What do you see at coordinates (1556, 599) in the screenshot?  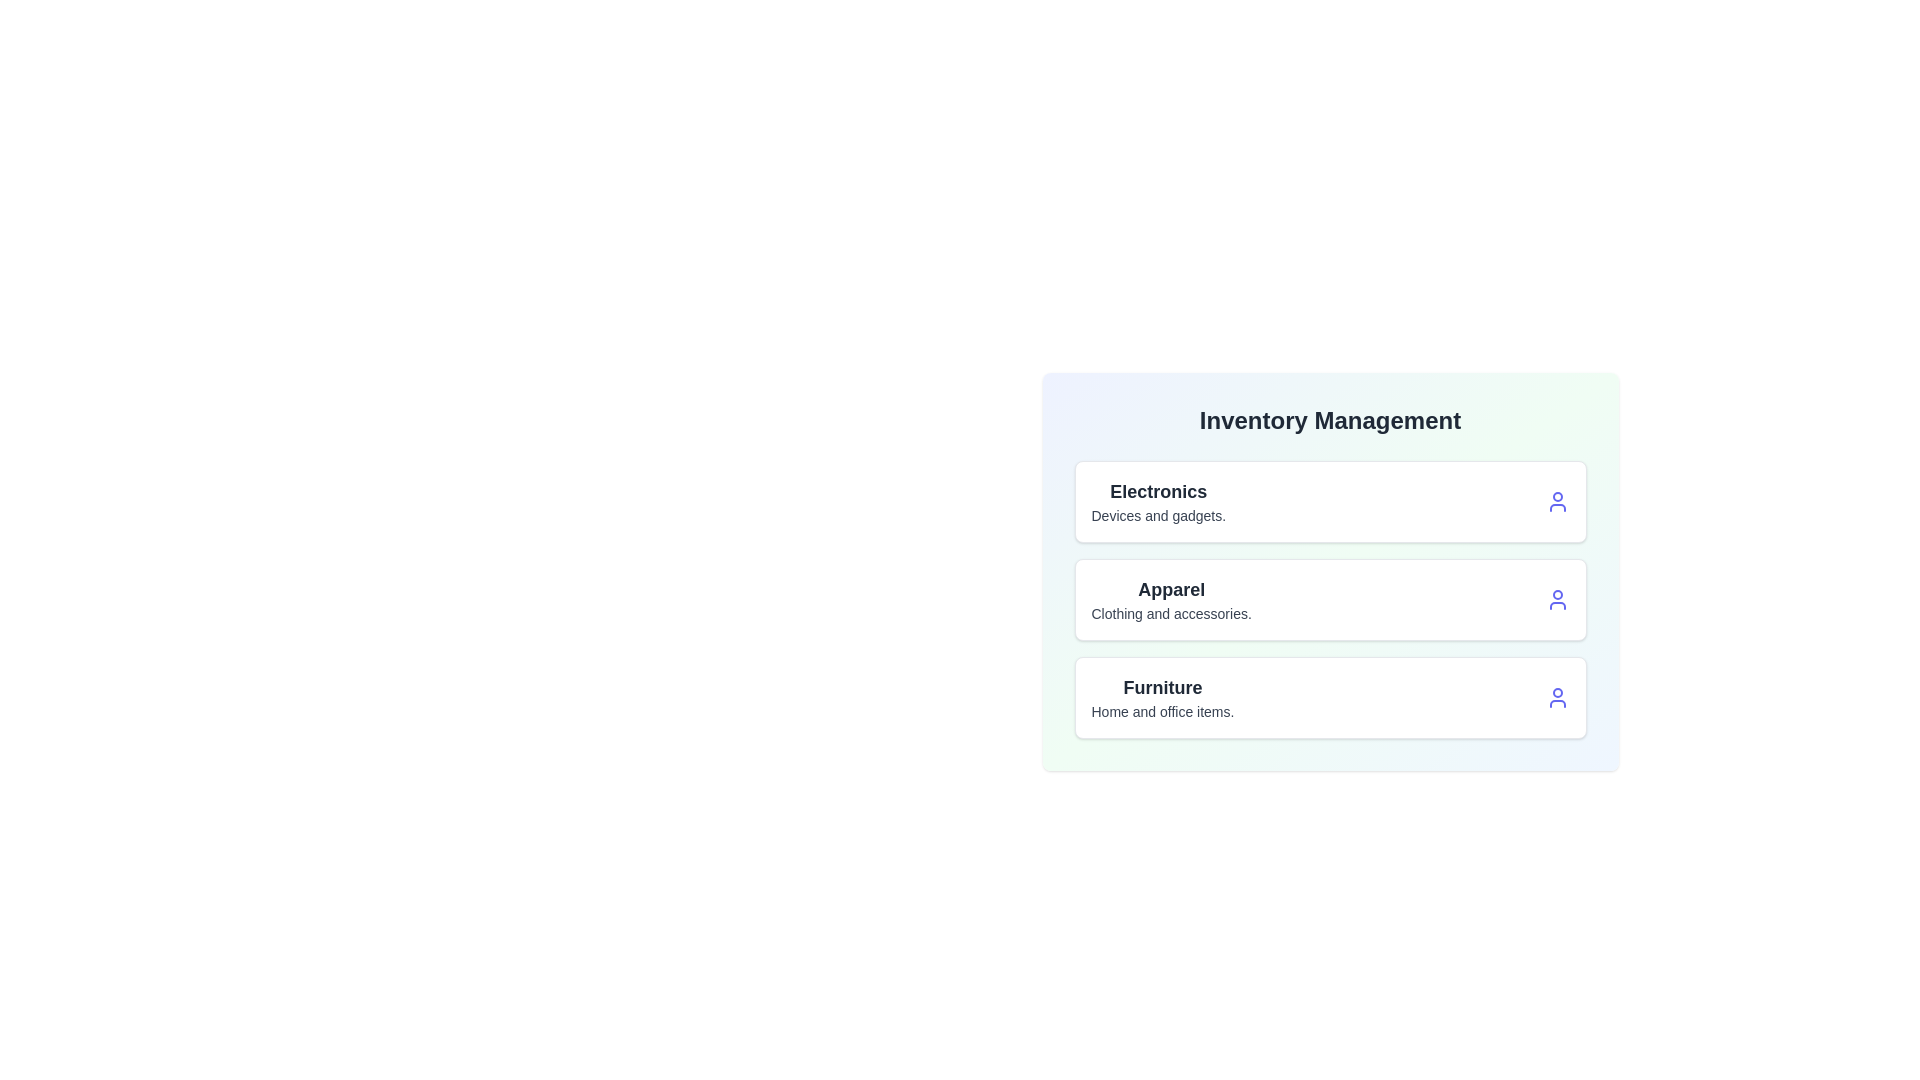 I see `the user icon for the category Apparel` at bounding box center [1556, 599].